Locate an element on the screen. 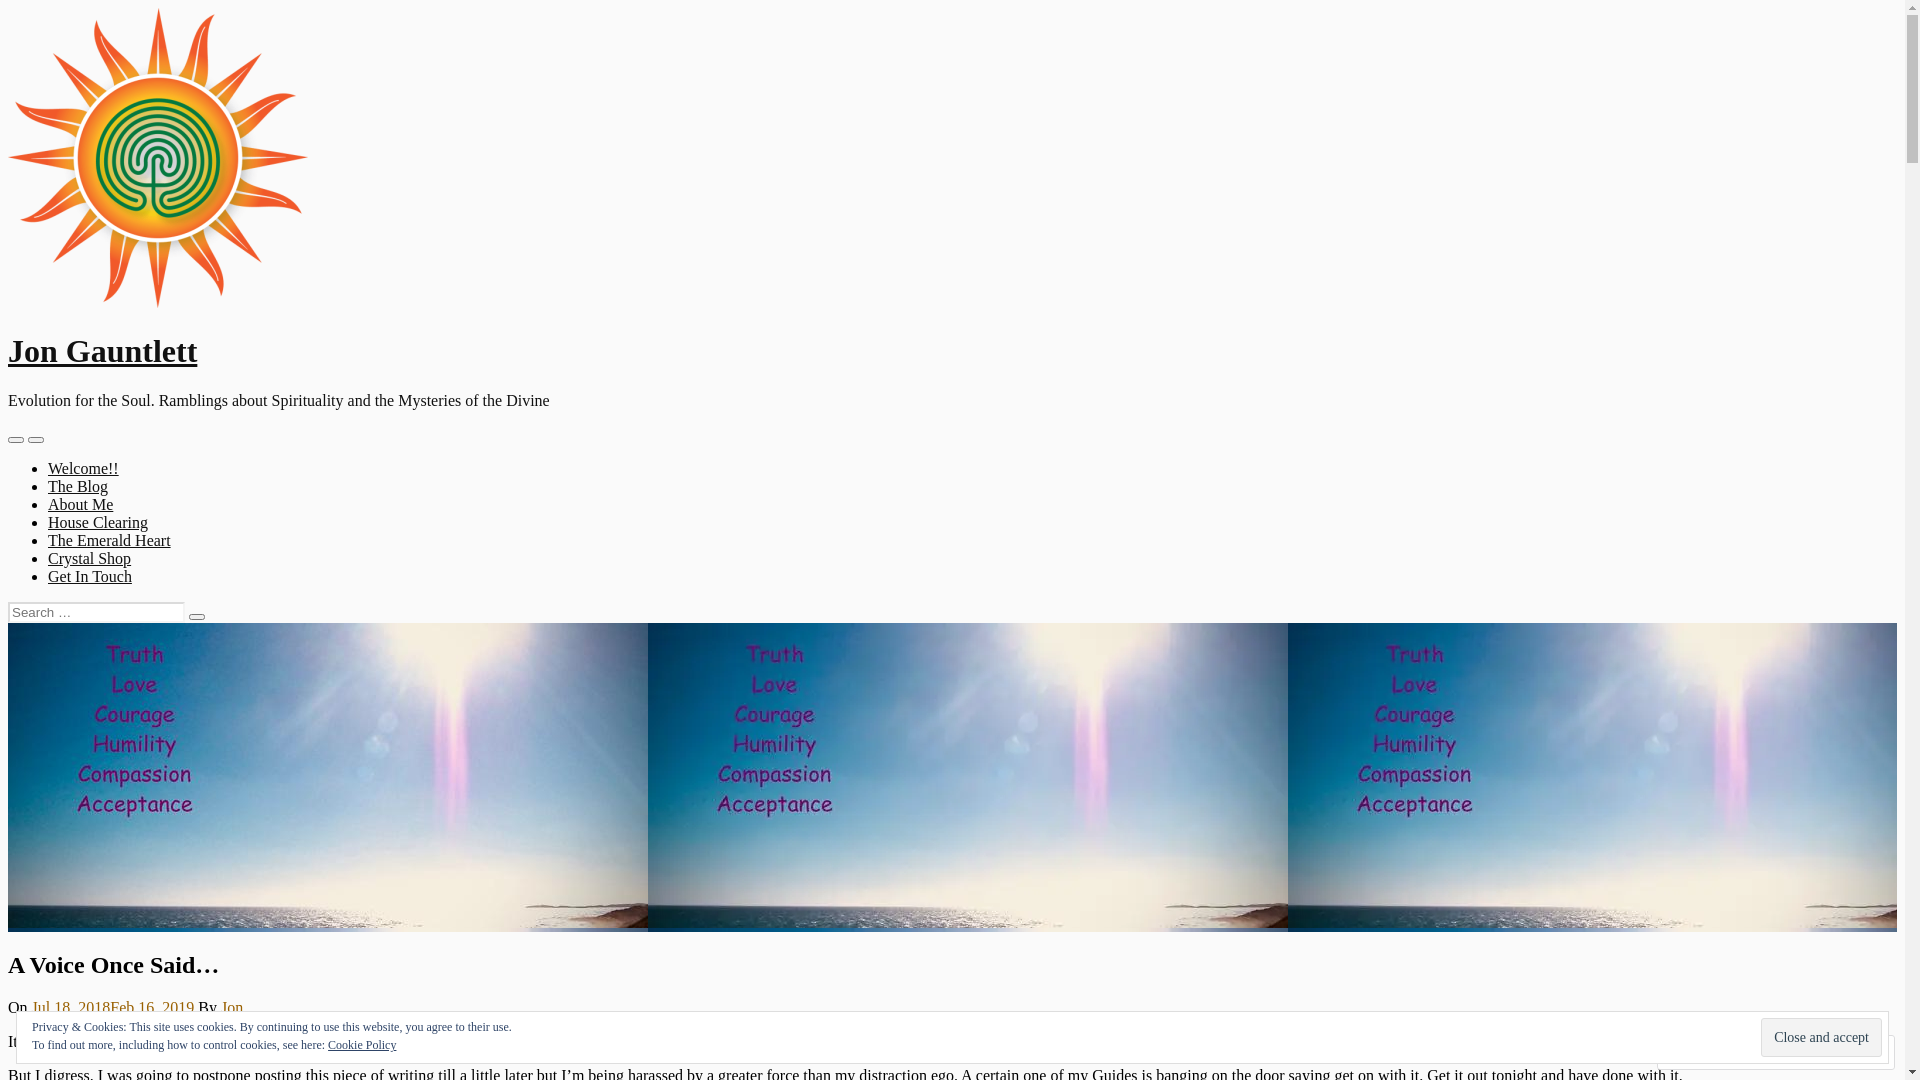 The width and height of the screenshot is (1920, 1080). 'Get In Touch' is located at coordinates (89, 576).